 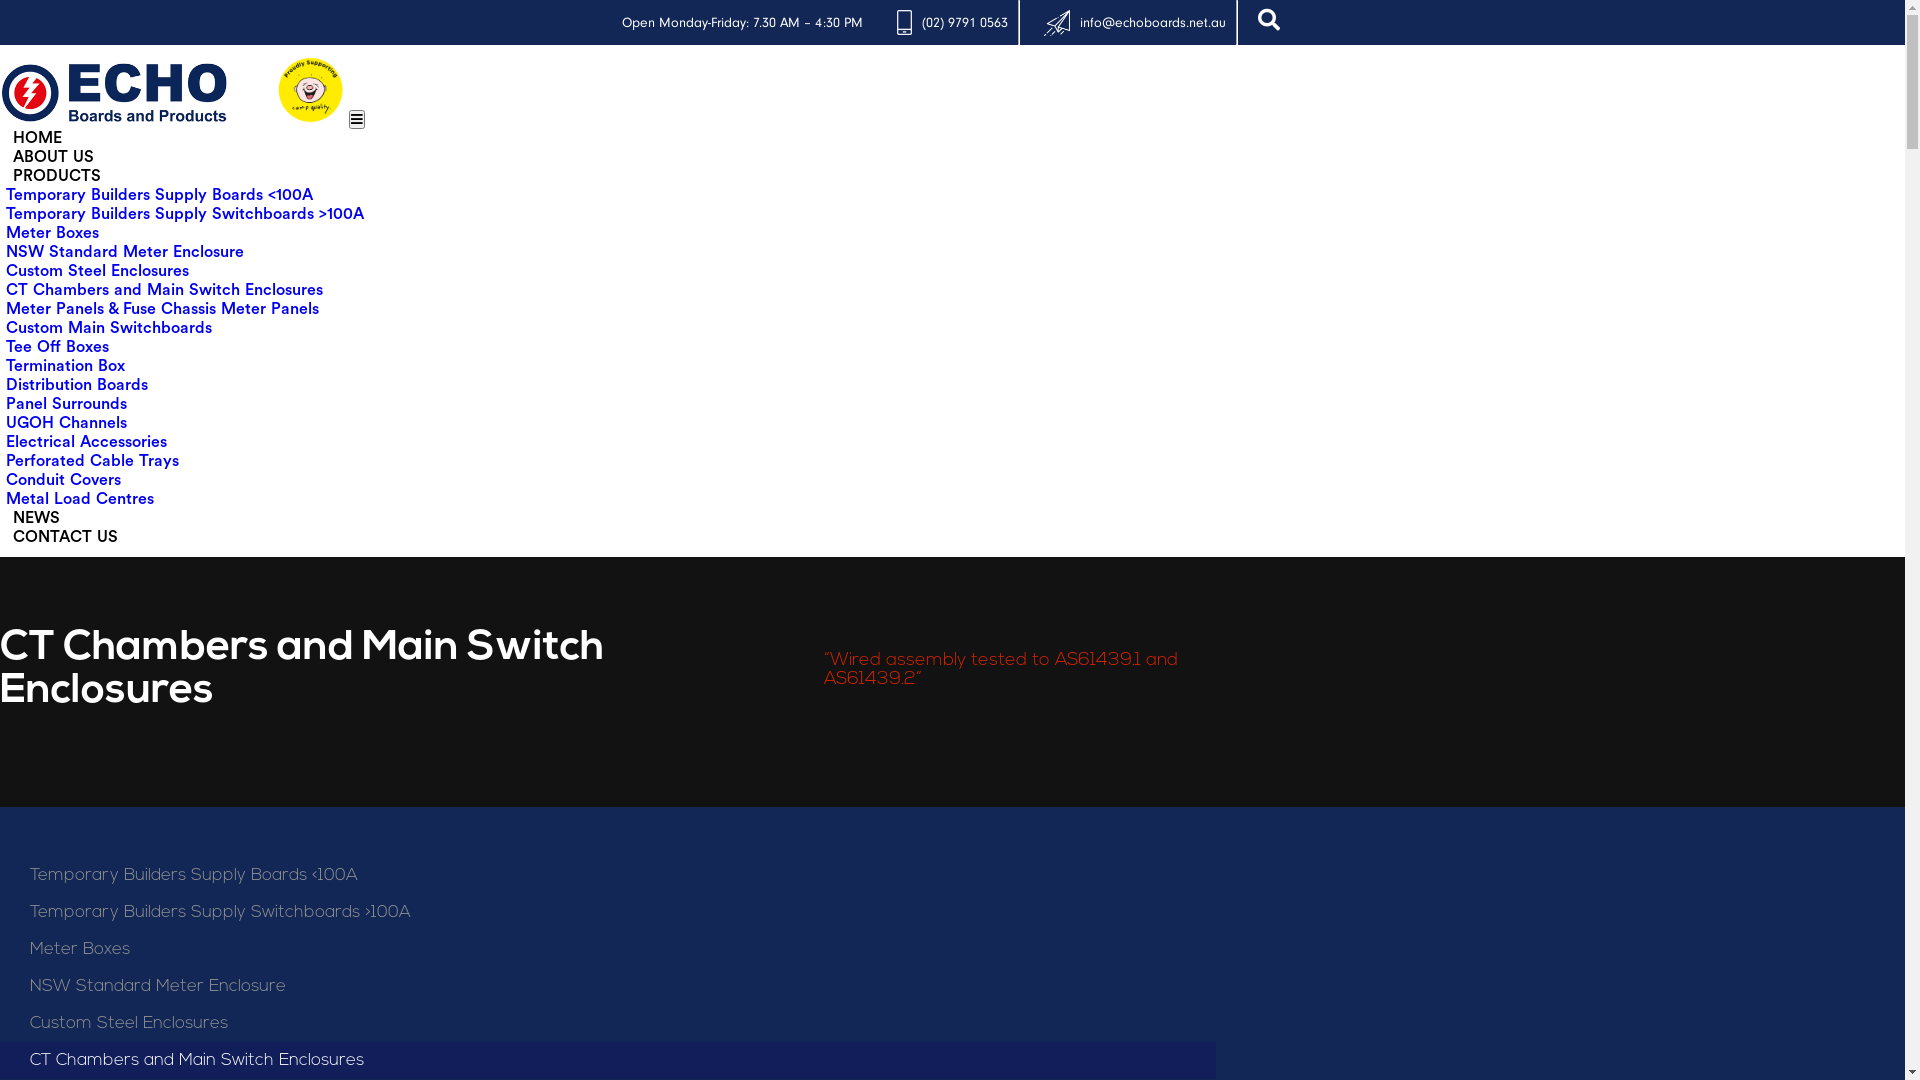 I want to click on 'UGOH Channels', so click(x=66, y=422).